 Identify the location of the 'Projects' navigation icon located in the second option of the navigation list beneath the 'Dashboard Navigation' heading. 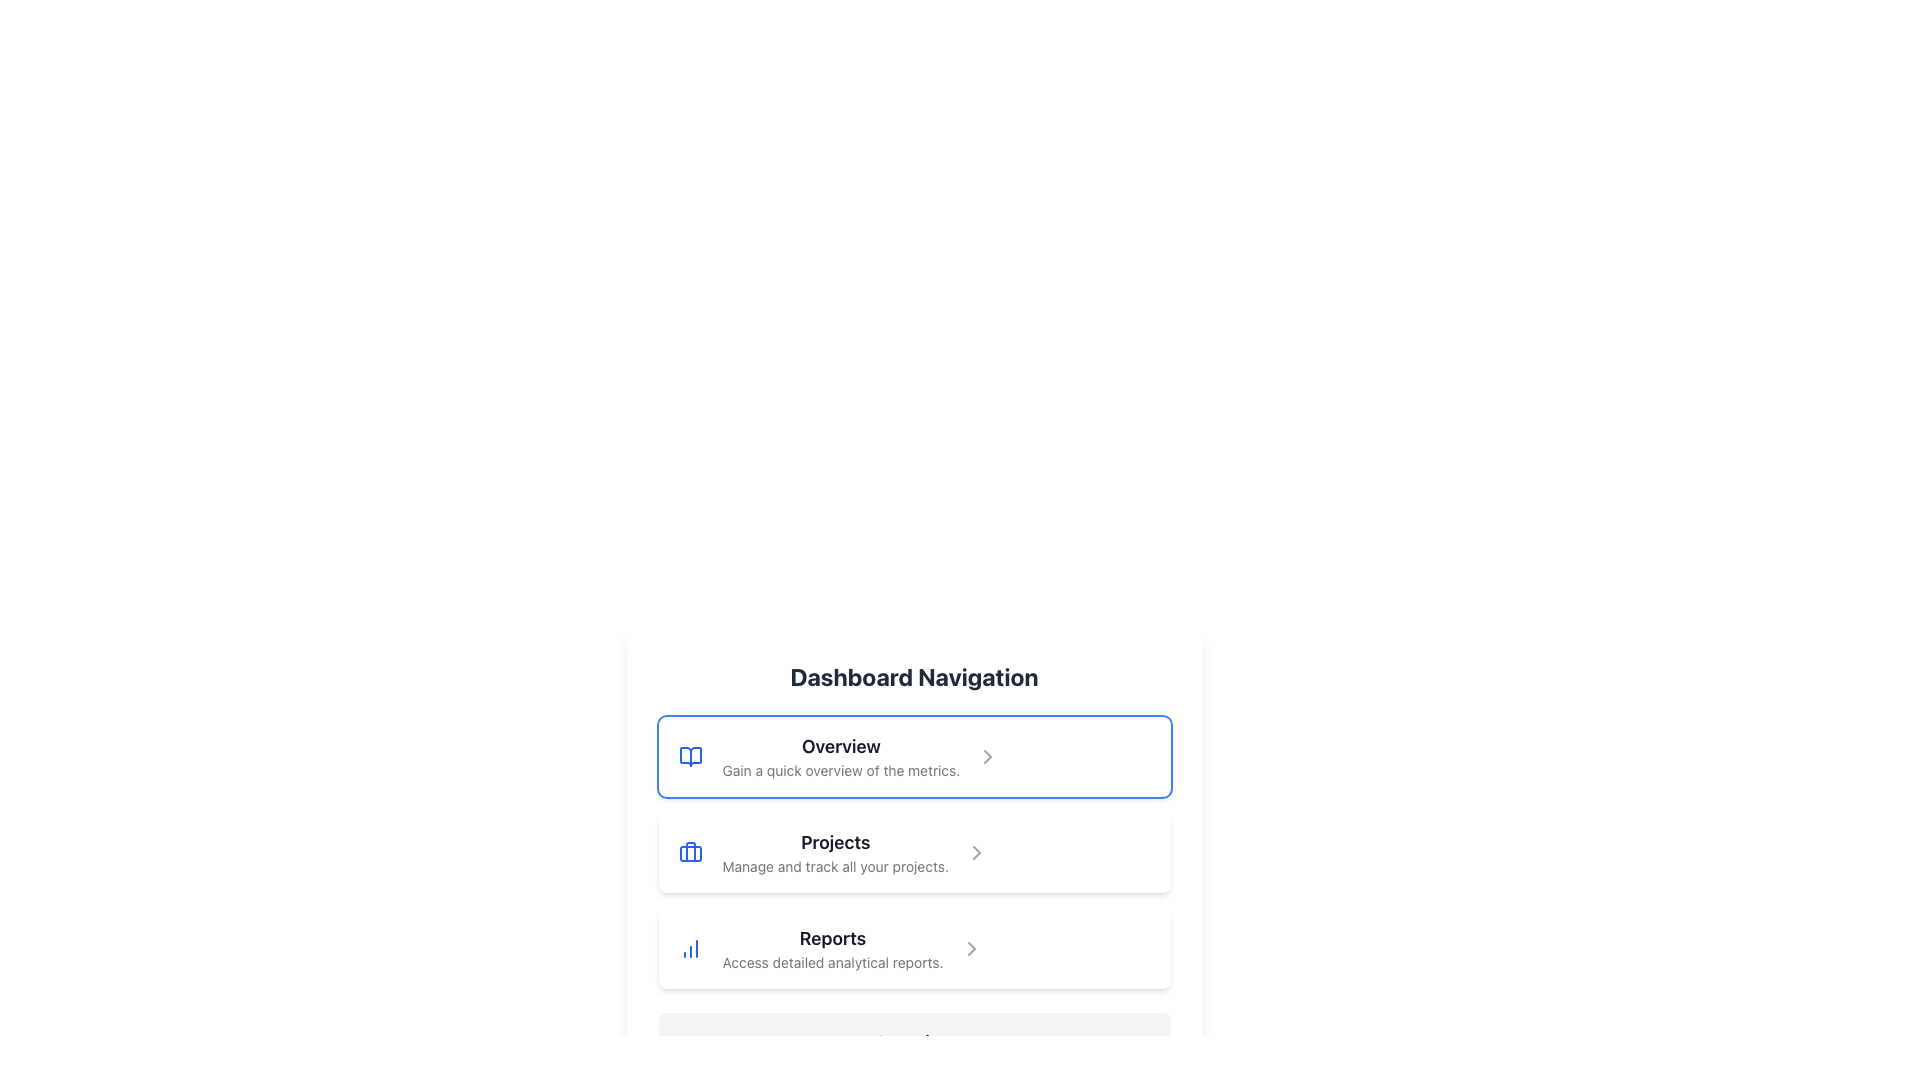
(690, 852).